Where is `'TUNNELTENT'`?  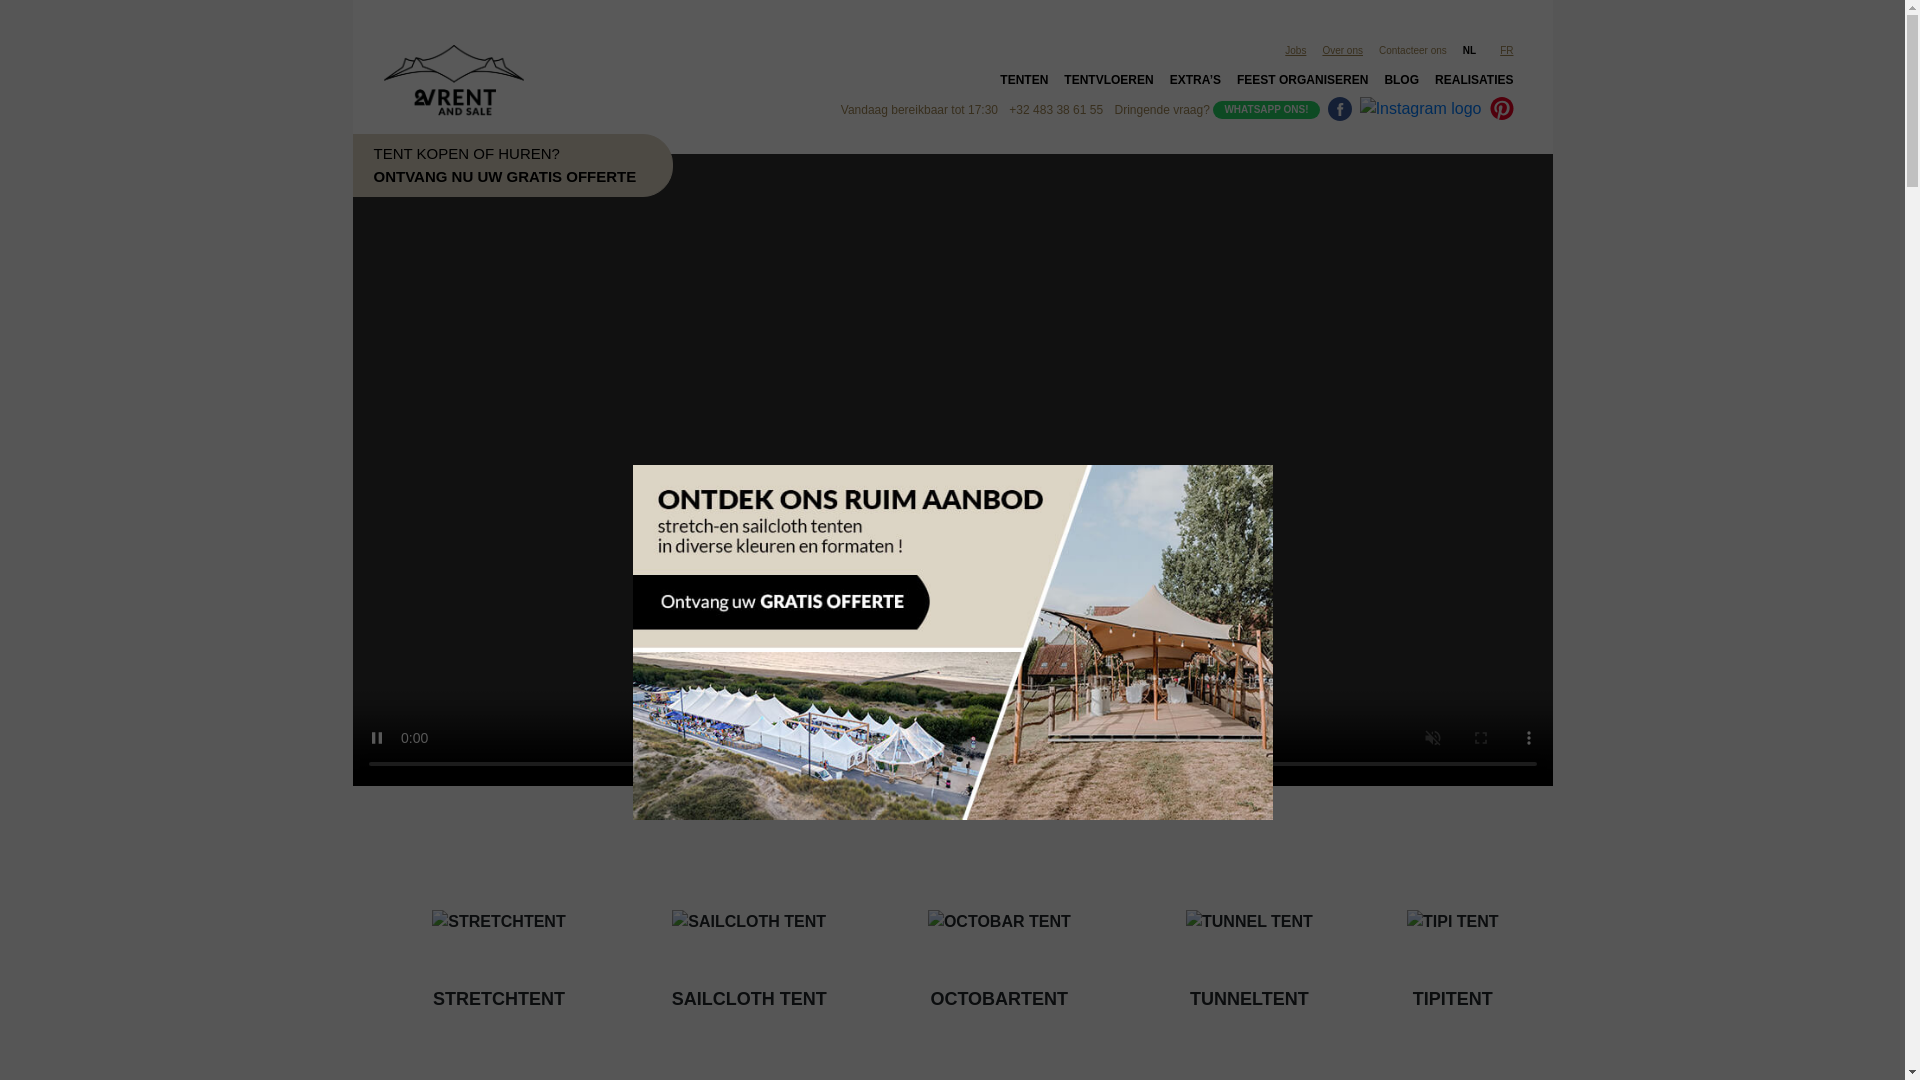
'TUNNELTENT' is located at coordinates (1248, 939).